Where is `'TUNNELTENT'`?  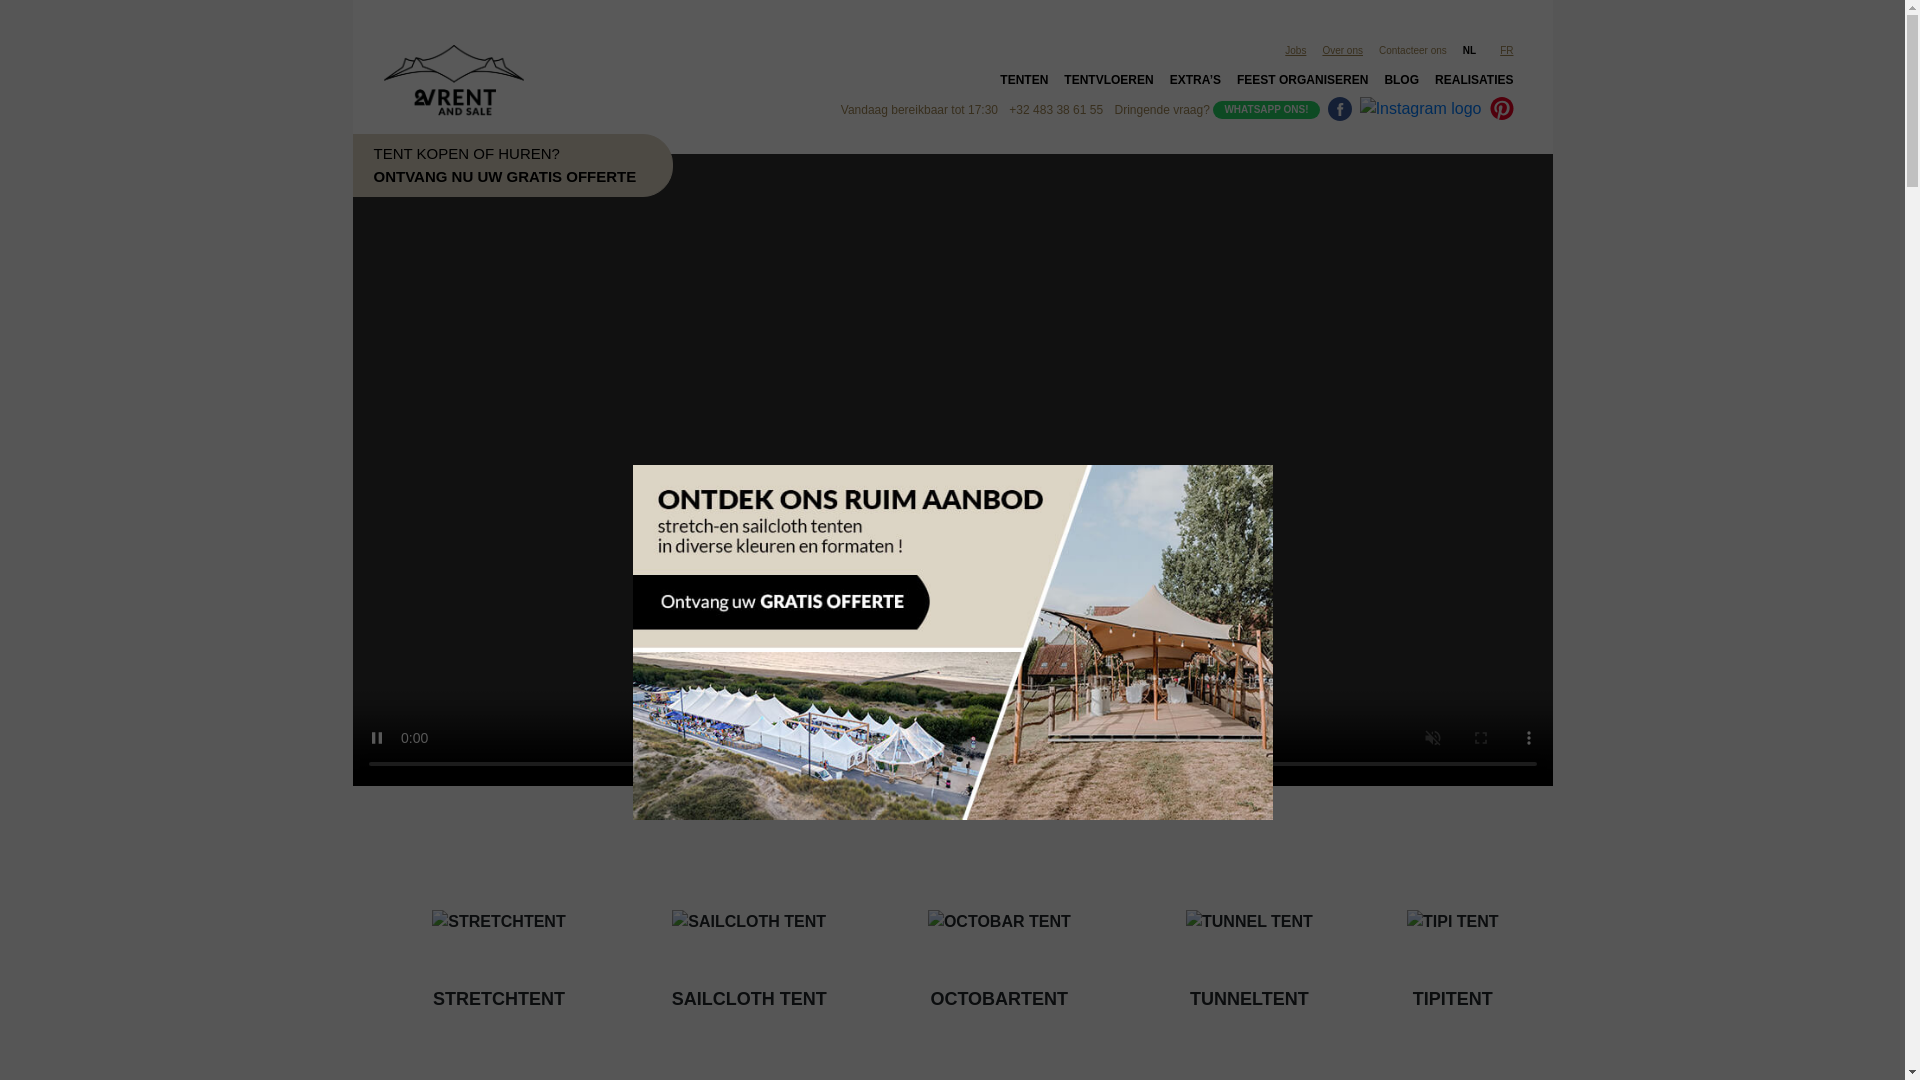
'TUNNELTENT' is located at coordinates (1248, 939).